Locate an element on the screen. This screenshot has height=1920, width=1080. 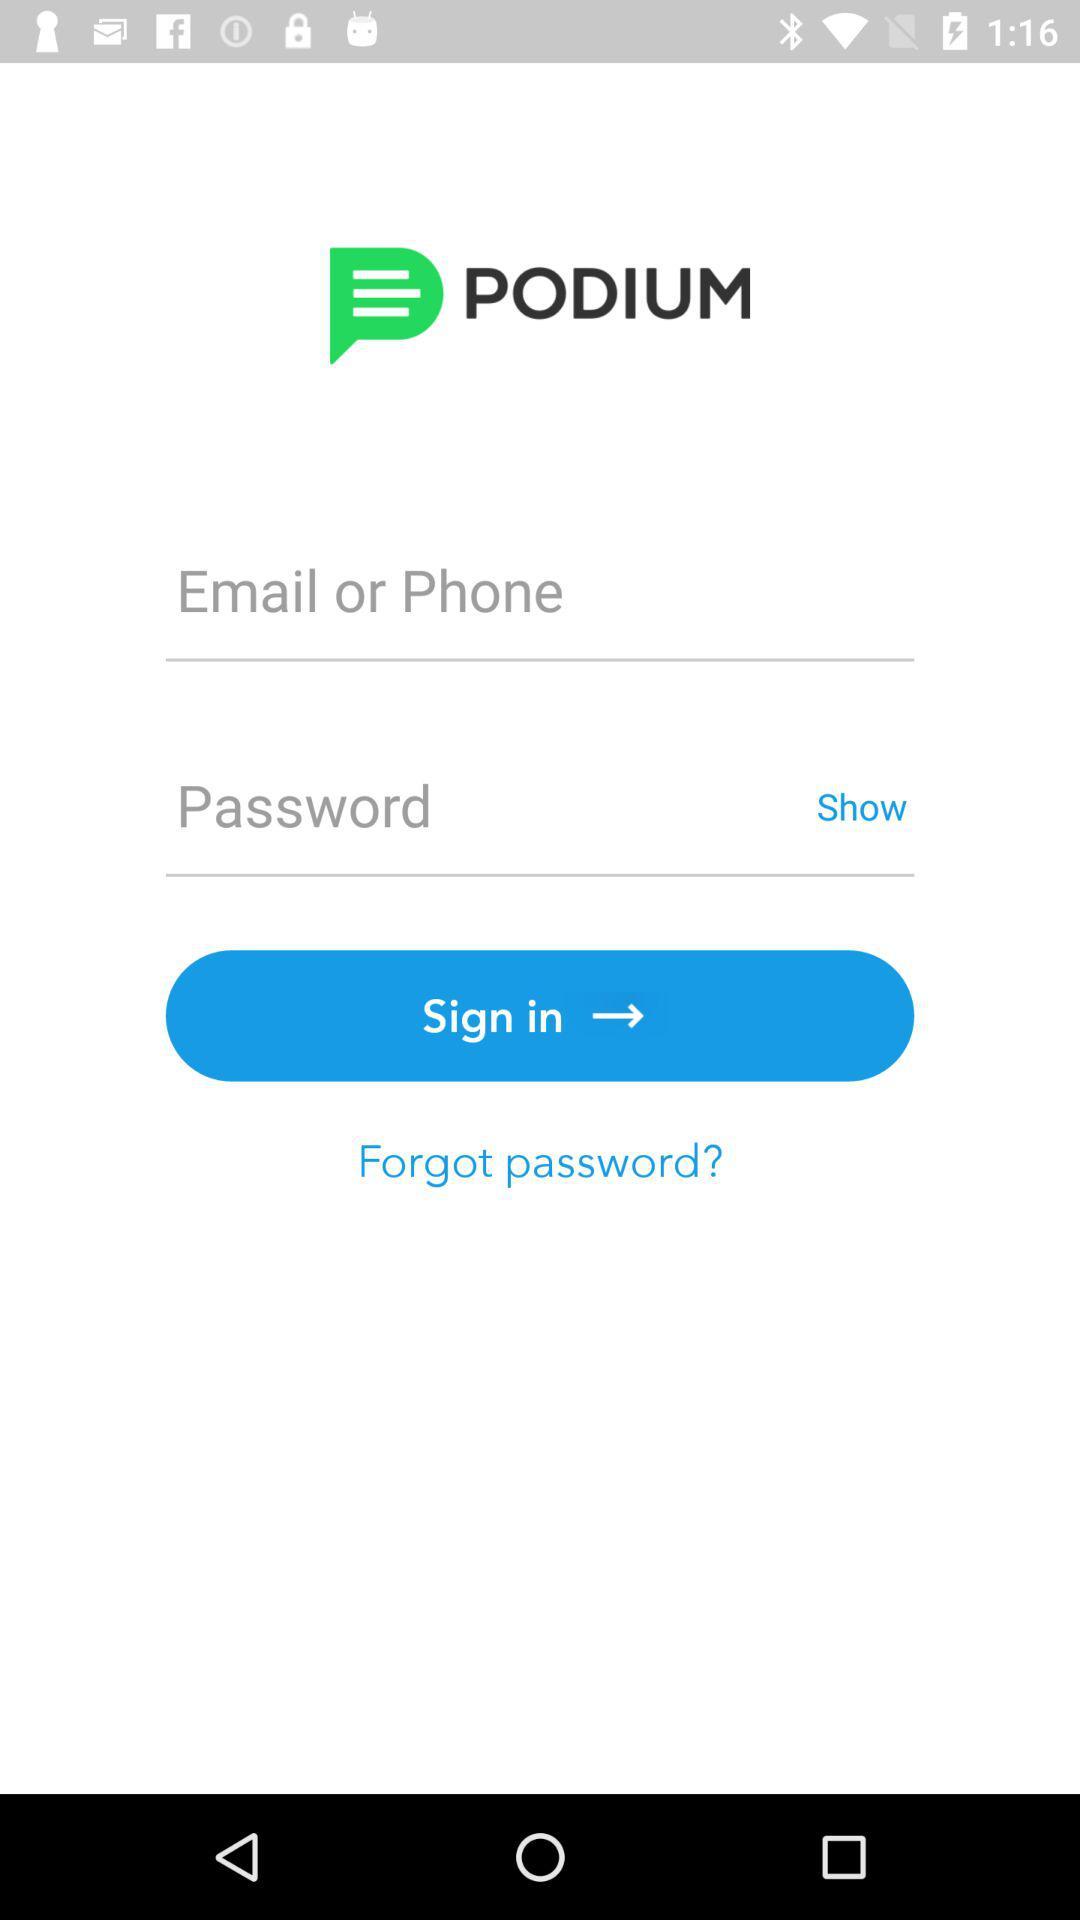
the icon above sign in item is located at coordinates (487, 805).